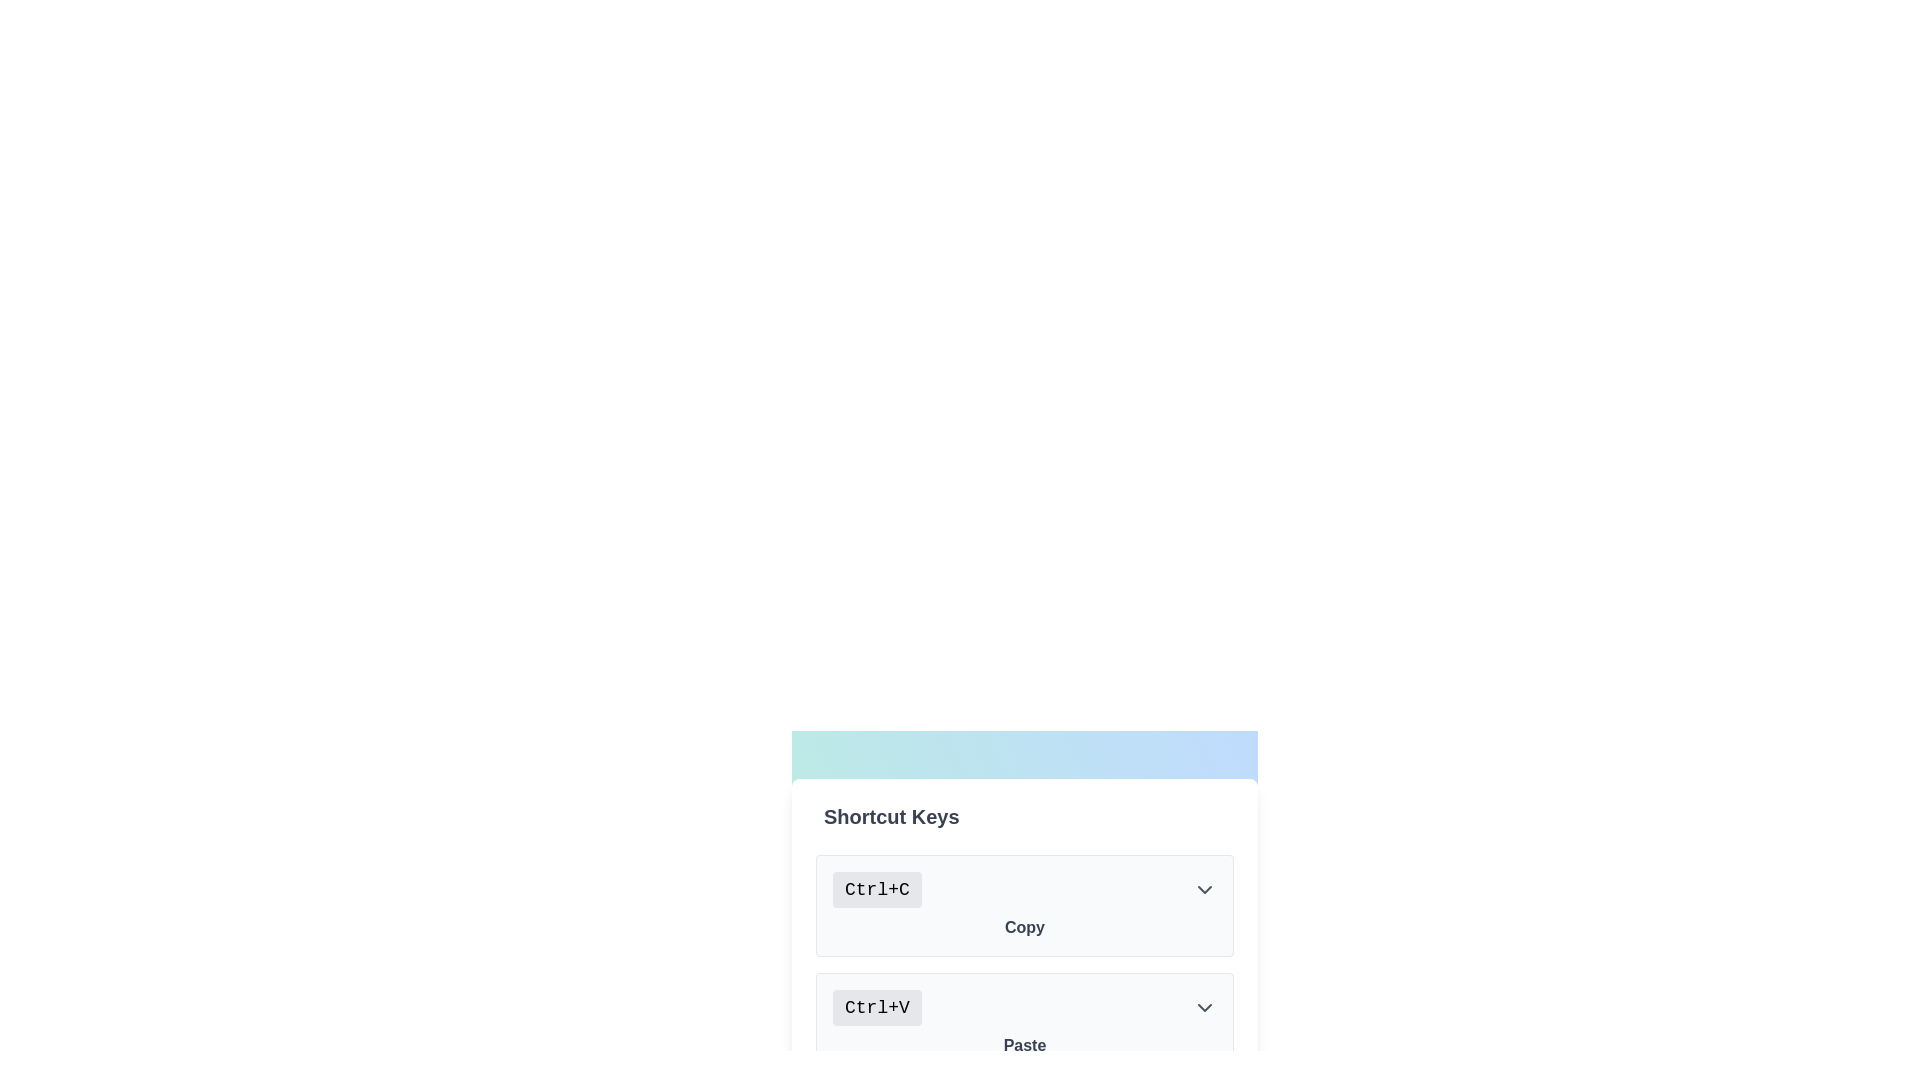 The height and width of the screenshot is (1080, 1920). What do you see at coordinates (890, 817) in the screenshot?
I see `the 'Shortcut Keys' text label, which is a bold, large font styled in dark gray (#4A4A4A) and positioned near the top of the visible content section` at bounding box center [890, 817].